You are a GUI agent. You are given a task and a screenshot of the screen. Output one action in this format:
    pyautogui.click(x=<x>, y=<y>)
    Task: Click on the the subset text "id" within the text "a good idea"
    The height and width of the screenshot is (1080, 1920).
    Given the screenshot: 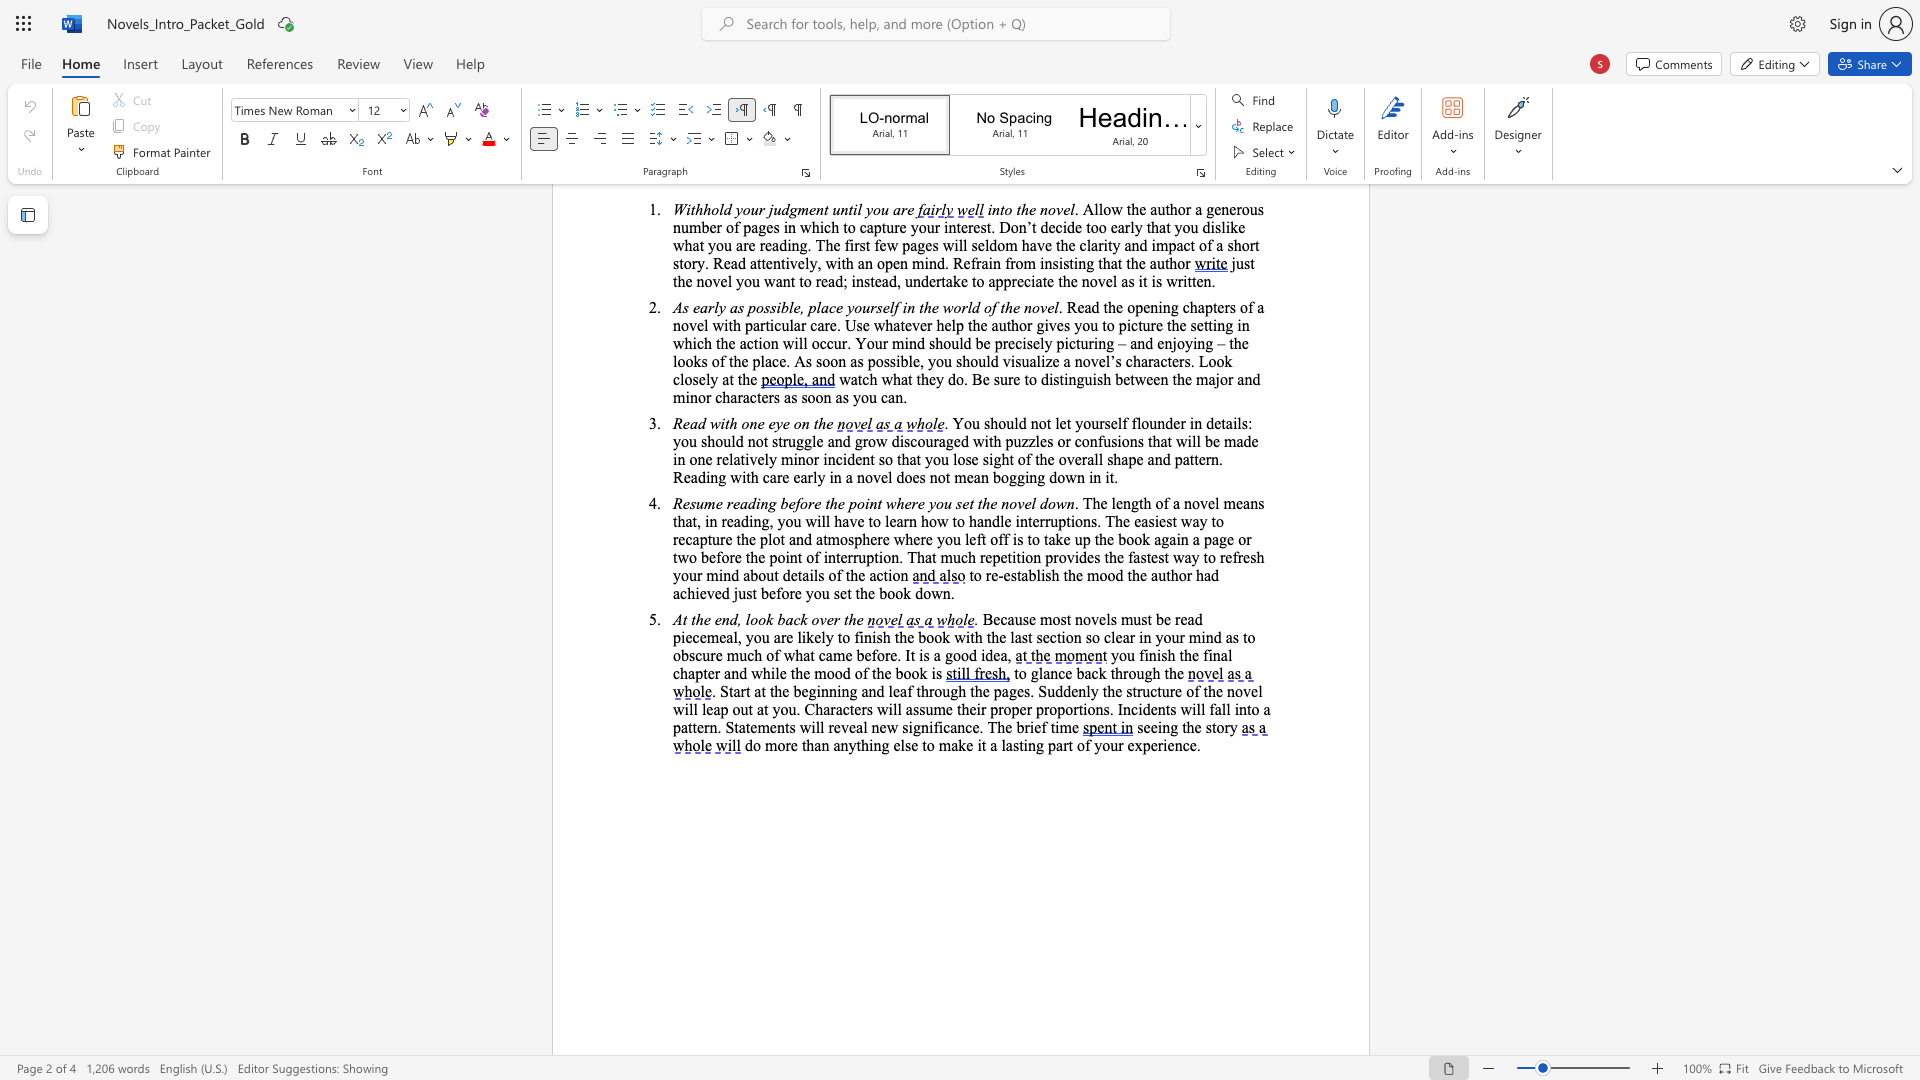 What is the action you would take?
    pyautogui.click(x=980, y=655)
    